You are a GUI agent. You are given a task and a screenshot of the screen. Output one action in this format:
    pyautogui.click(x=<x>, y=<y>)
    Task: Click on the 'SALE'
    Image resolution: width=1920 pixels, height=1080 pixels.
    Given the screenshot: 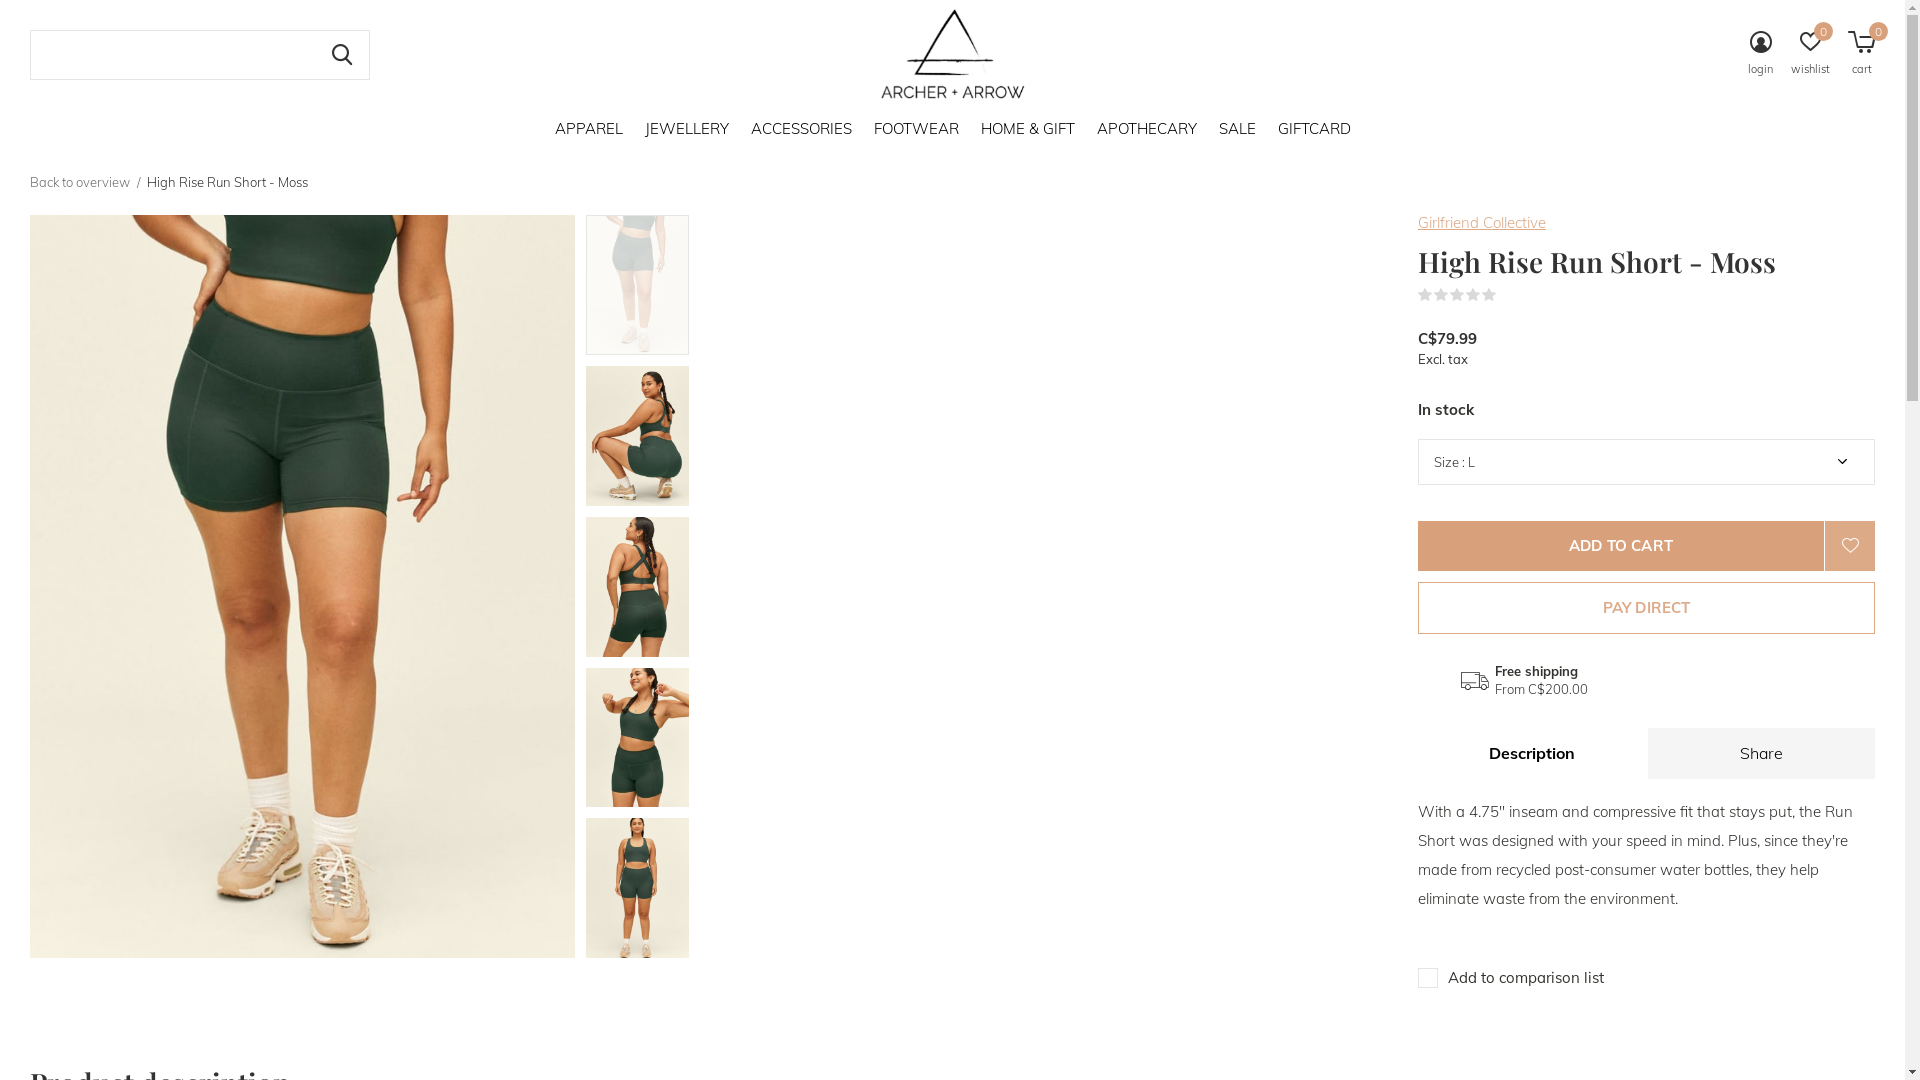 What is the action you would take?
    pyautogui.click(x=1235, y=127)
    